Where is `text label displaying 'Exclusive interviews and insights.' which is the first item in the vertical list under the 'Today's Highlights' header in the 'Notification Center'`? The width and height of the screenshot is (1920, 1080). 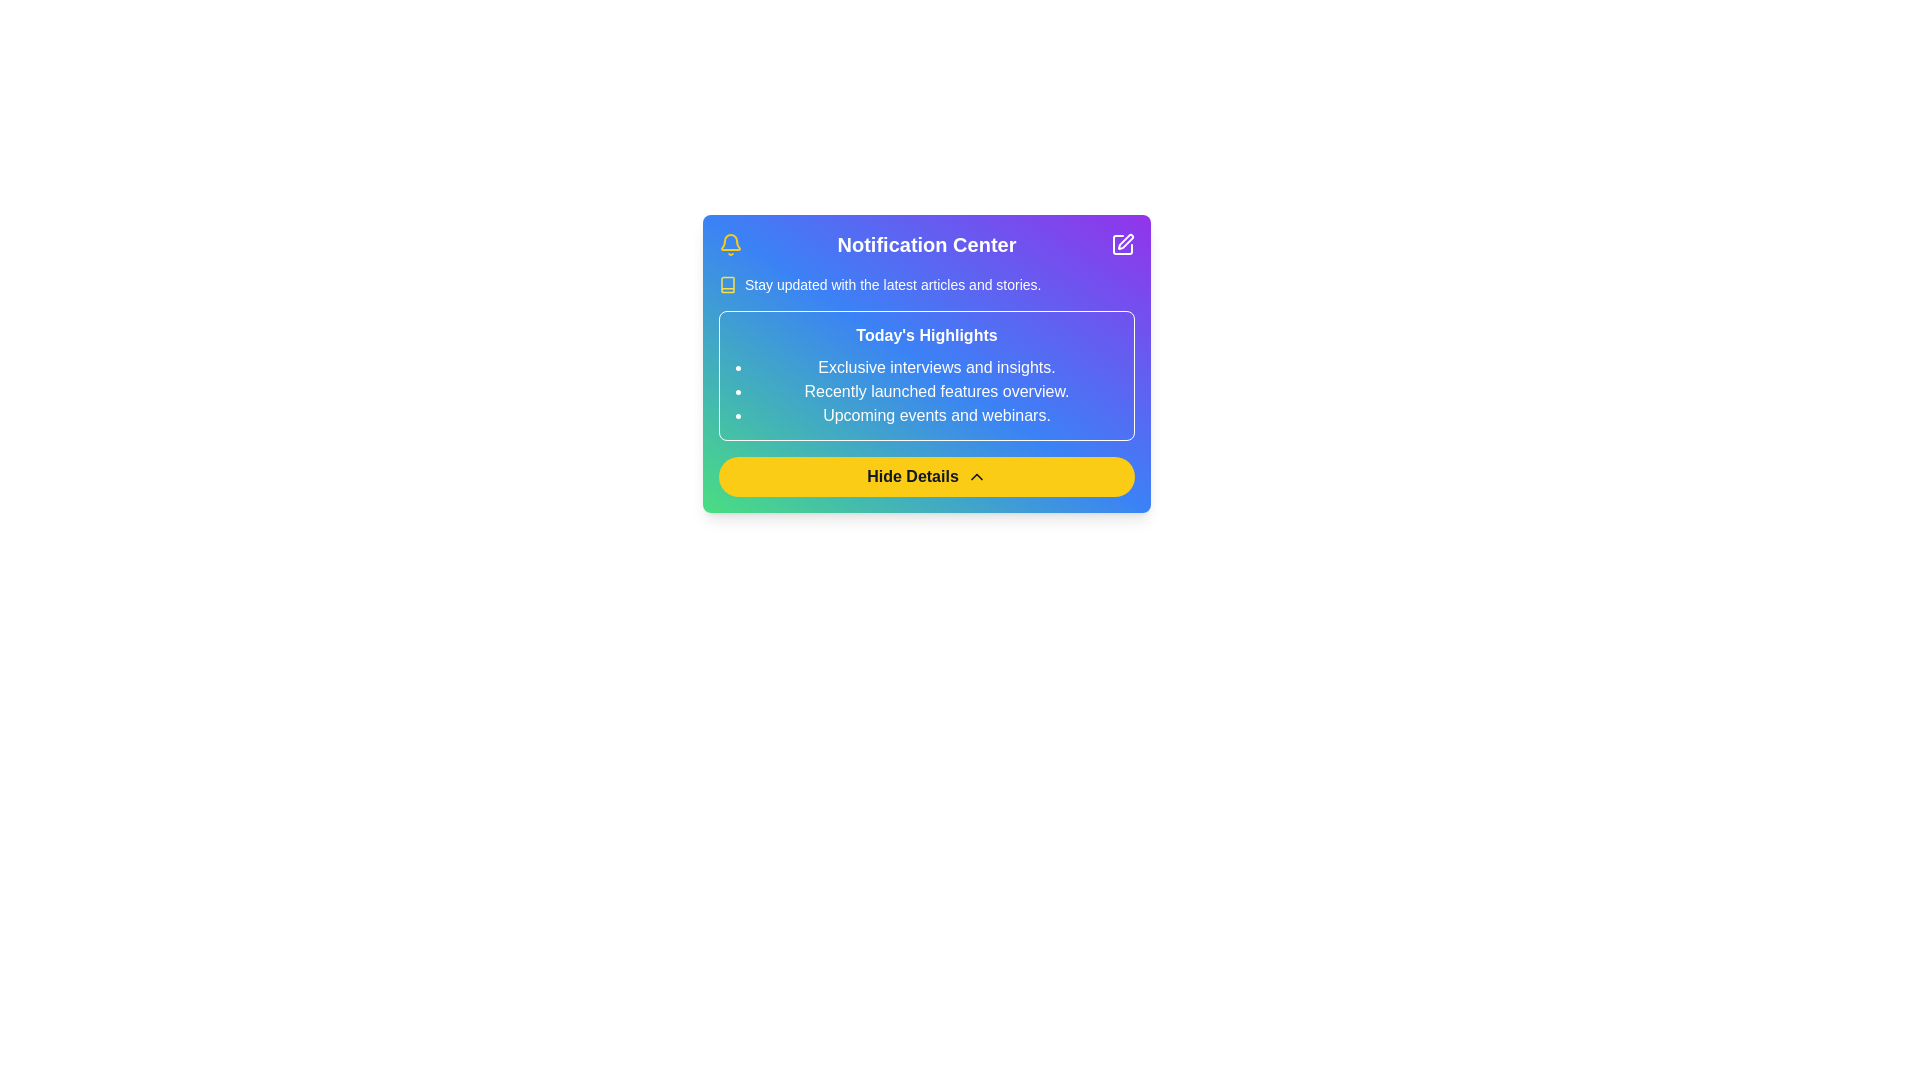
text label displaying 'Exclusive interviews and insights.' which is the first item in the vertical list under the 'Today's Highlights' header in the 'Notification Center' is located at coordinates (935, 367).